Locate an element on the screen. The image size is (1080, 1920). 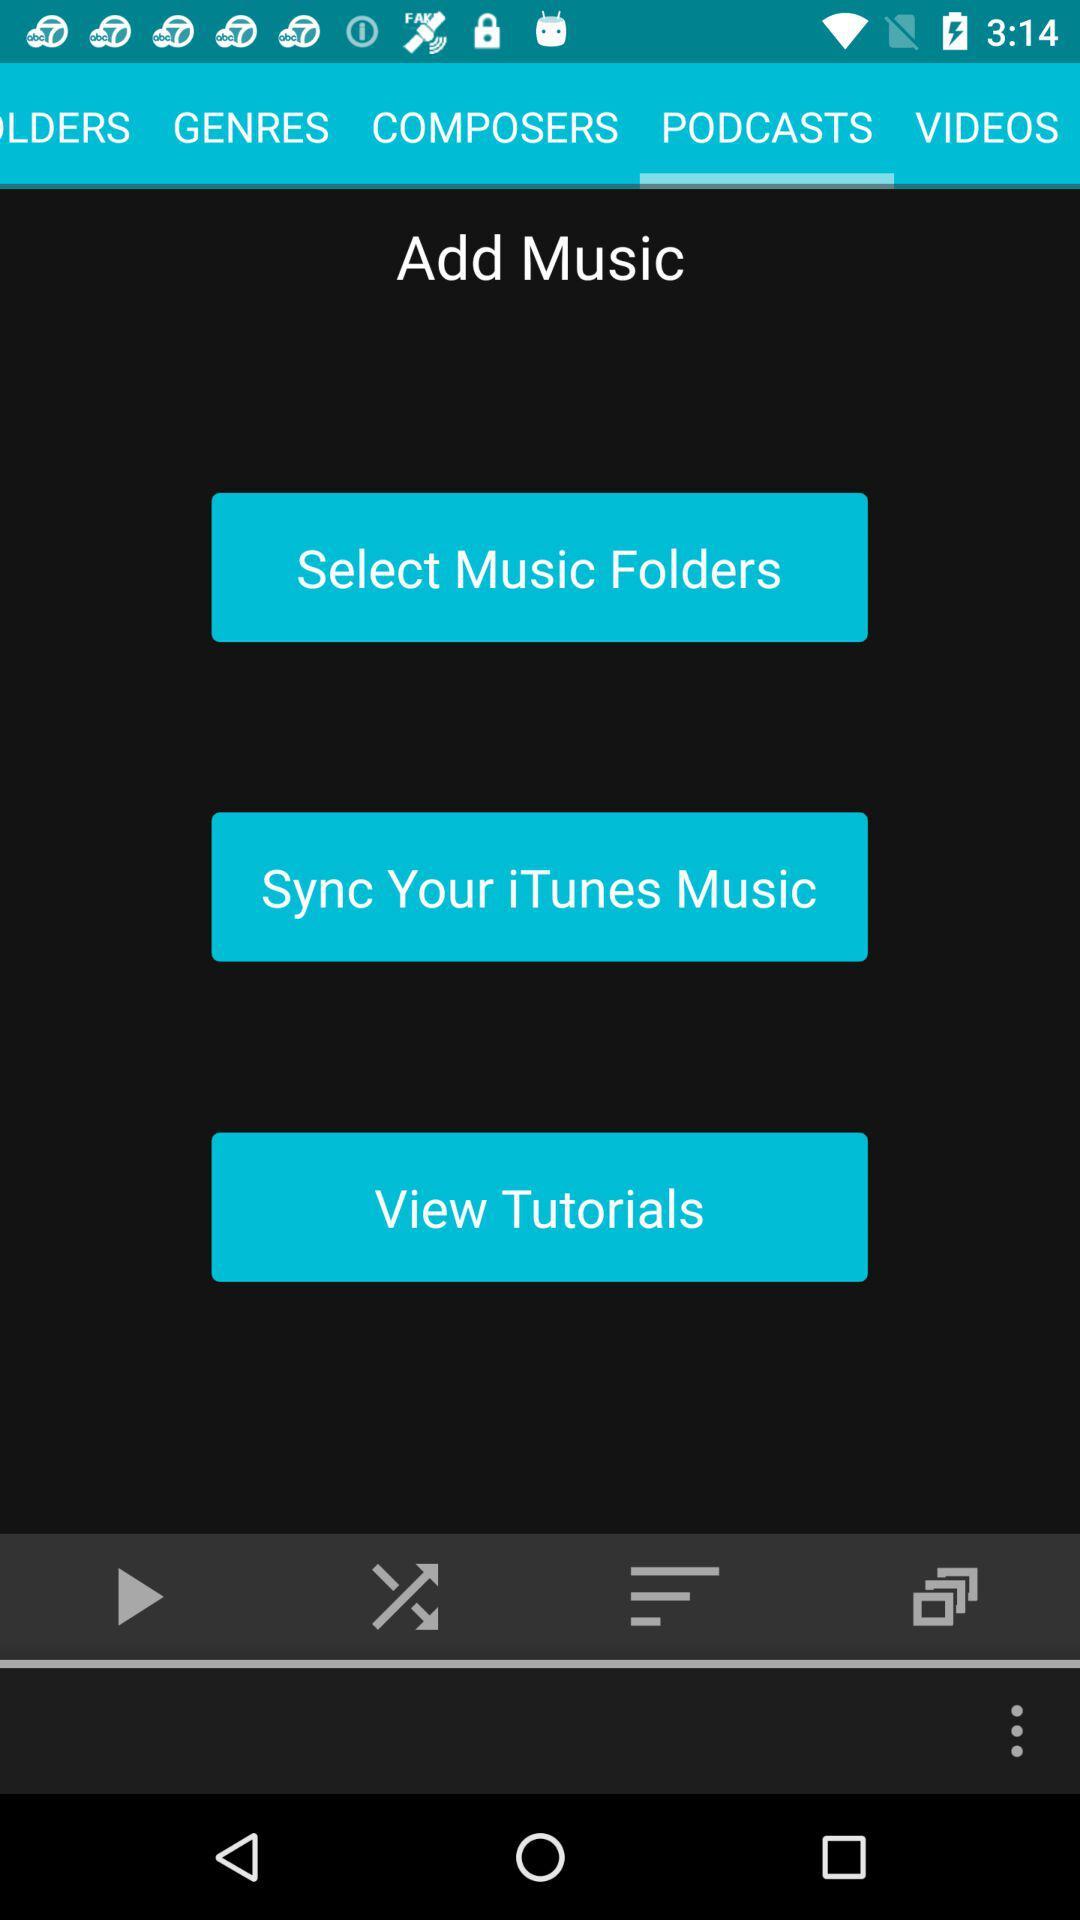
the more icon is located at coordinates (1017, 1730).